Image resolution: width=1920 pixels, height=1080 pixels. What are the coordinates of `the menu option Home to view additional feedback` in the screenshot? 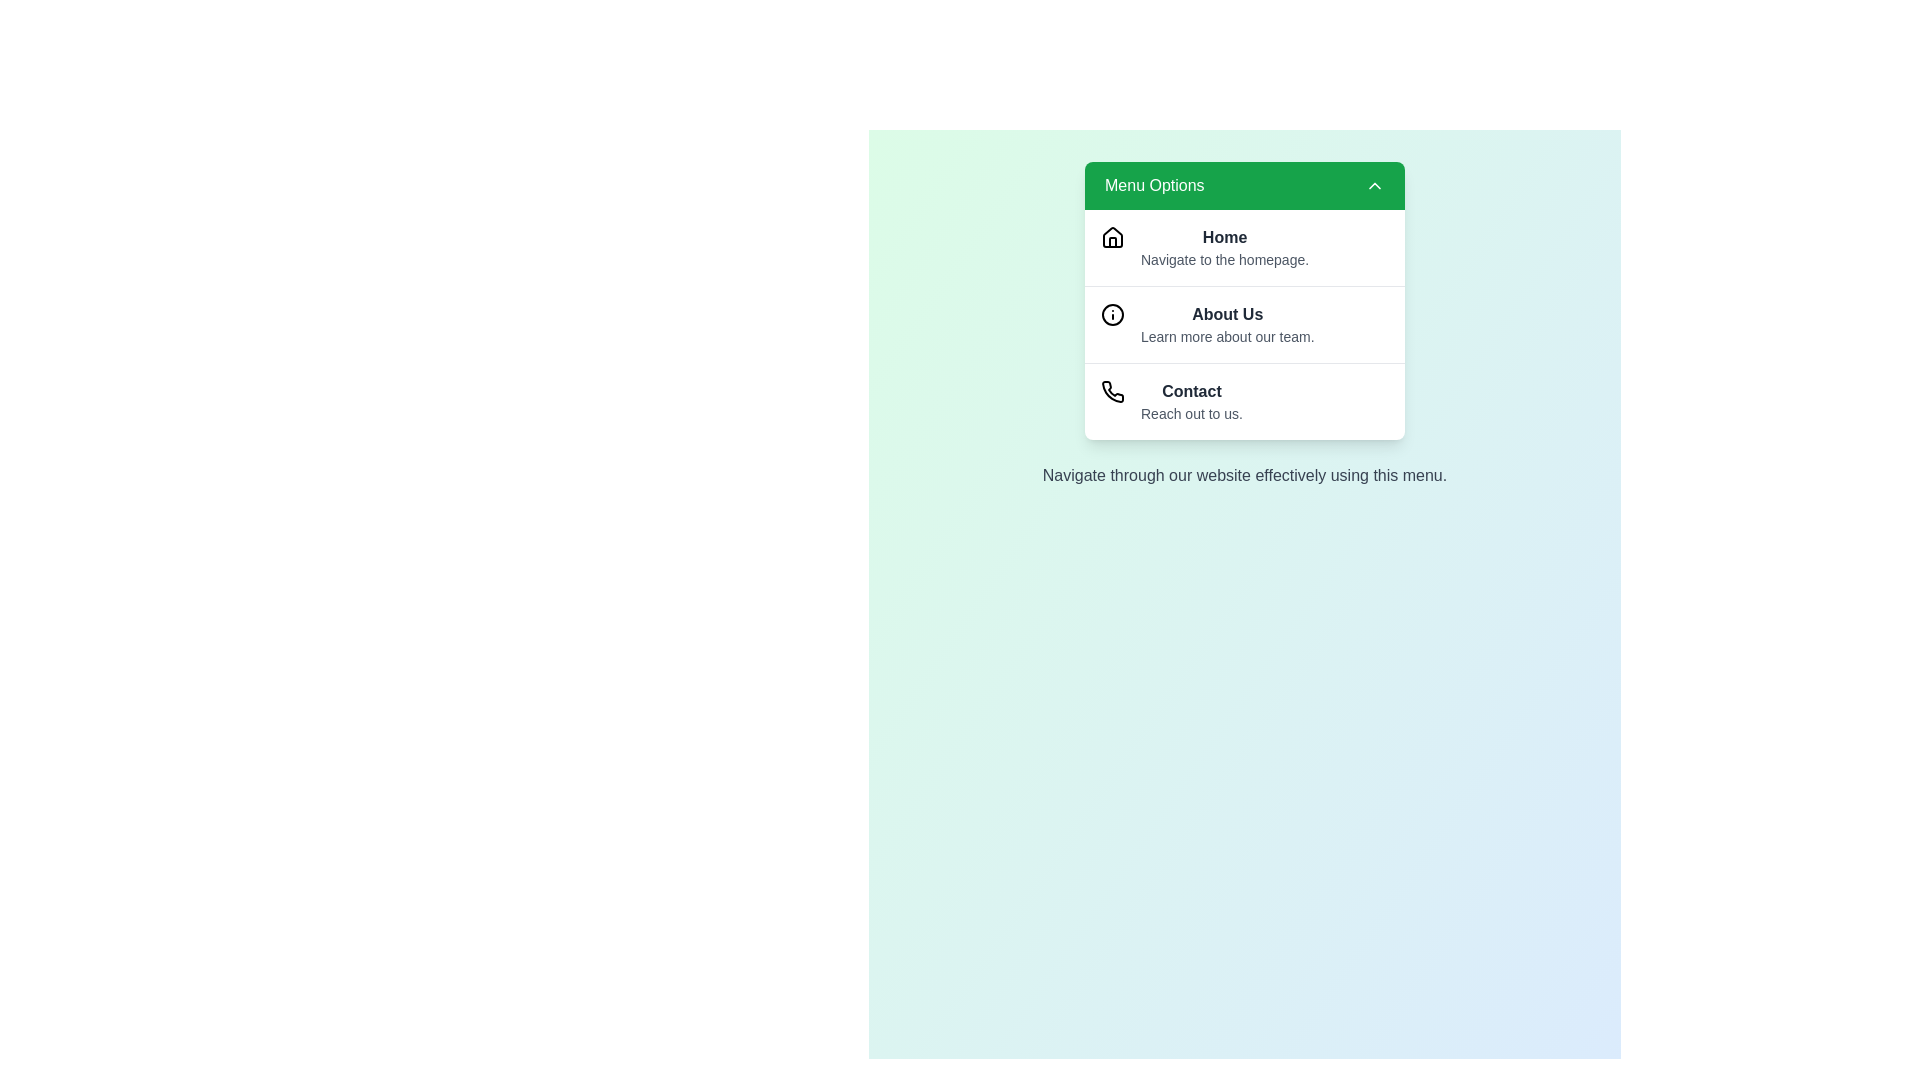 It's located at (1243, 246).